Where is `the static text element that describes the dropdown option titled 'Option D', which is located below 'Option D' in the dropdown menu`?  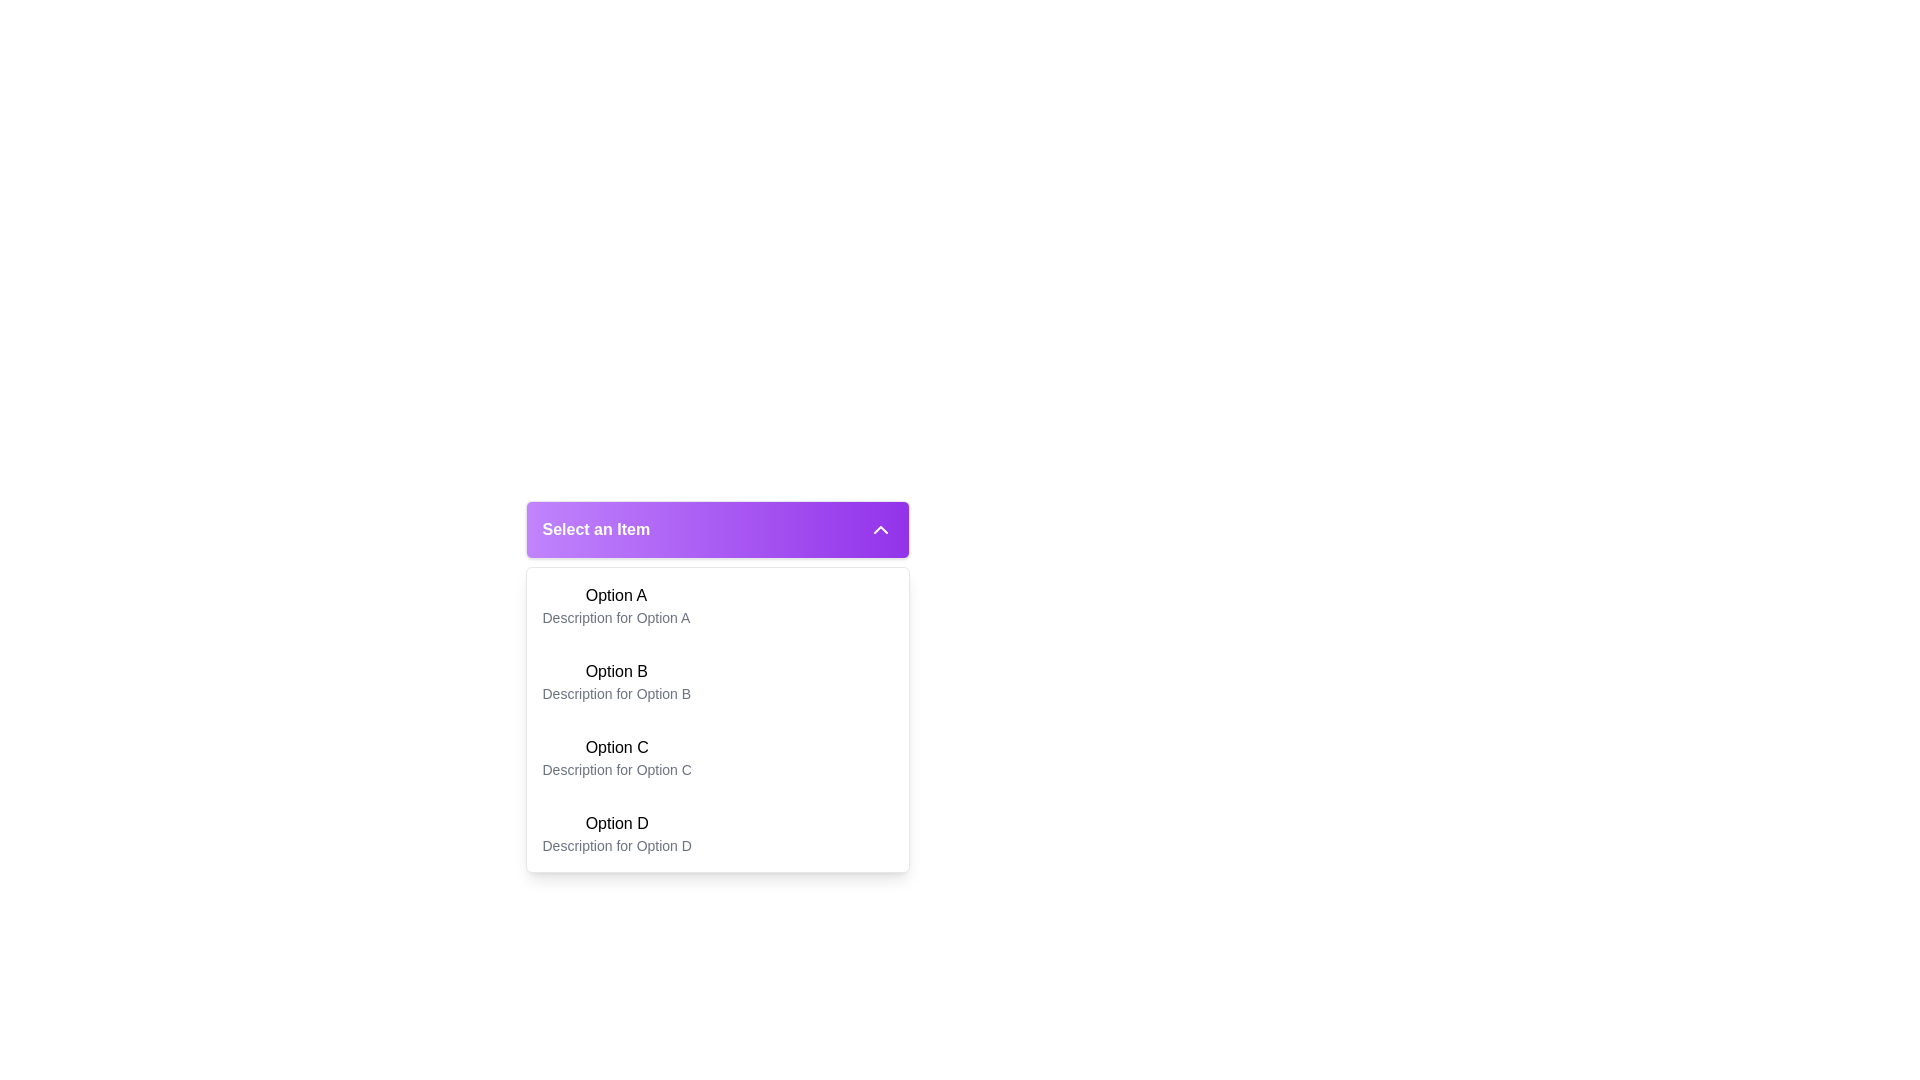
the static text element that describes the dropdown option titled 'Option D', which is located below 'Option D' in the dropdown menu is located at coordinates (616, 845).